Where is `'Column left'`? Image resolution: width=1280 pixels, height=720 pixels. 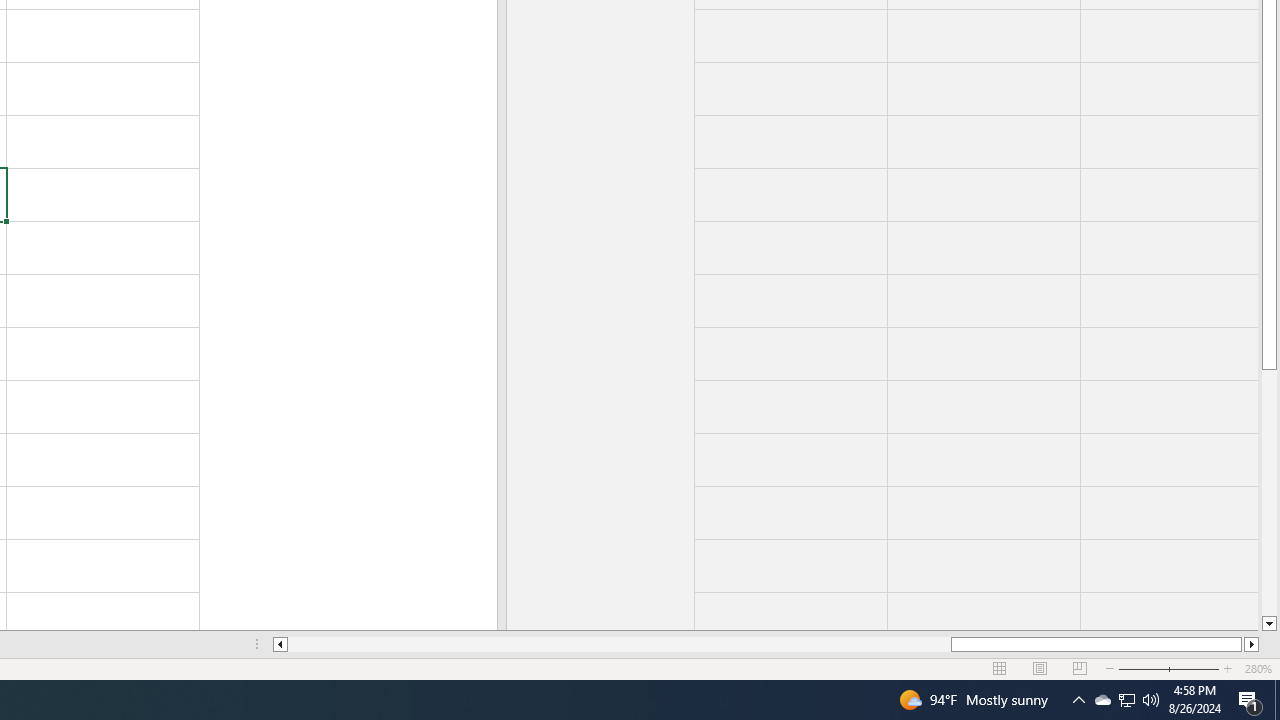 'Column left' is located at coordinates (278, 644).